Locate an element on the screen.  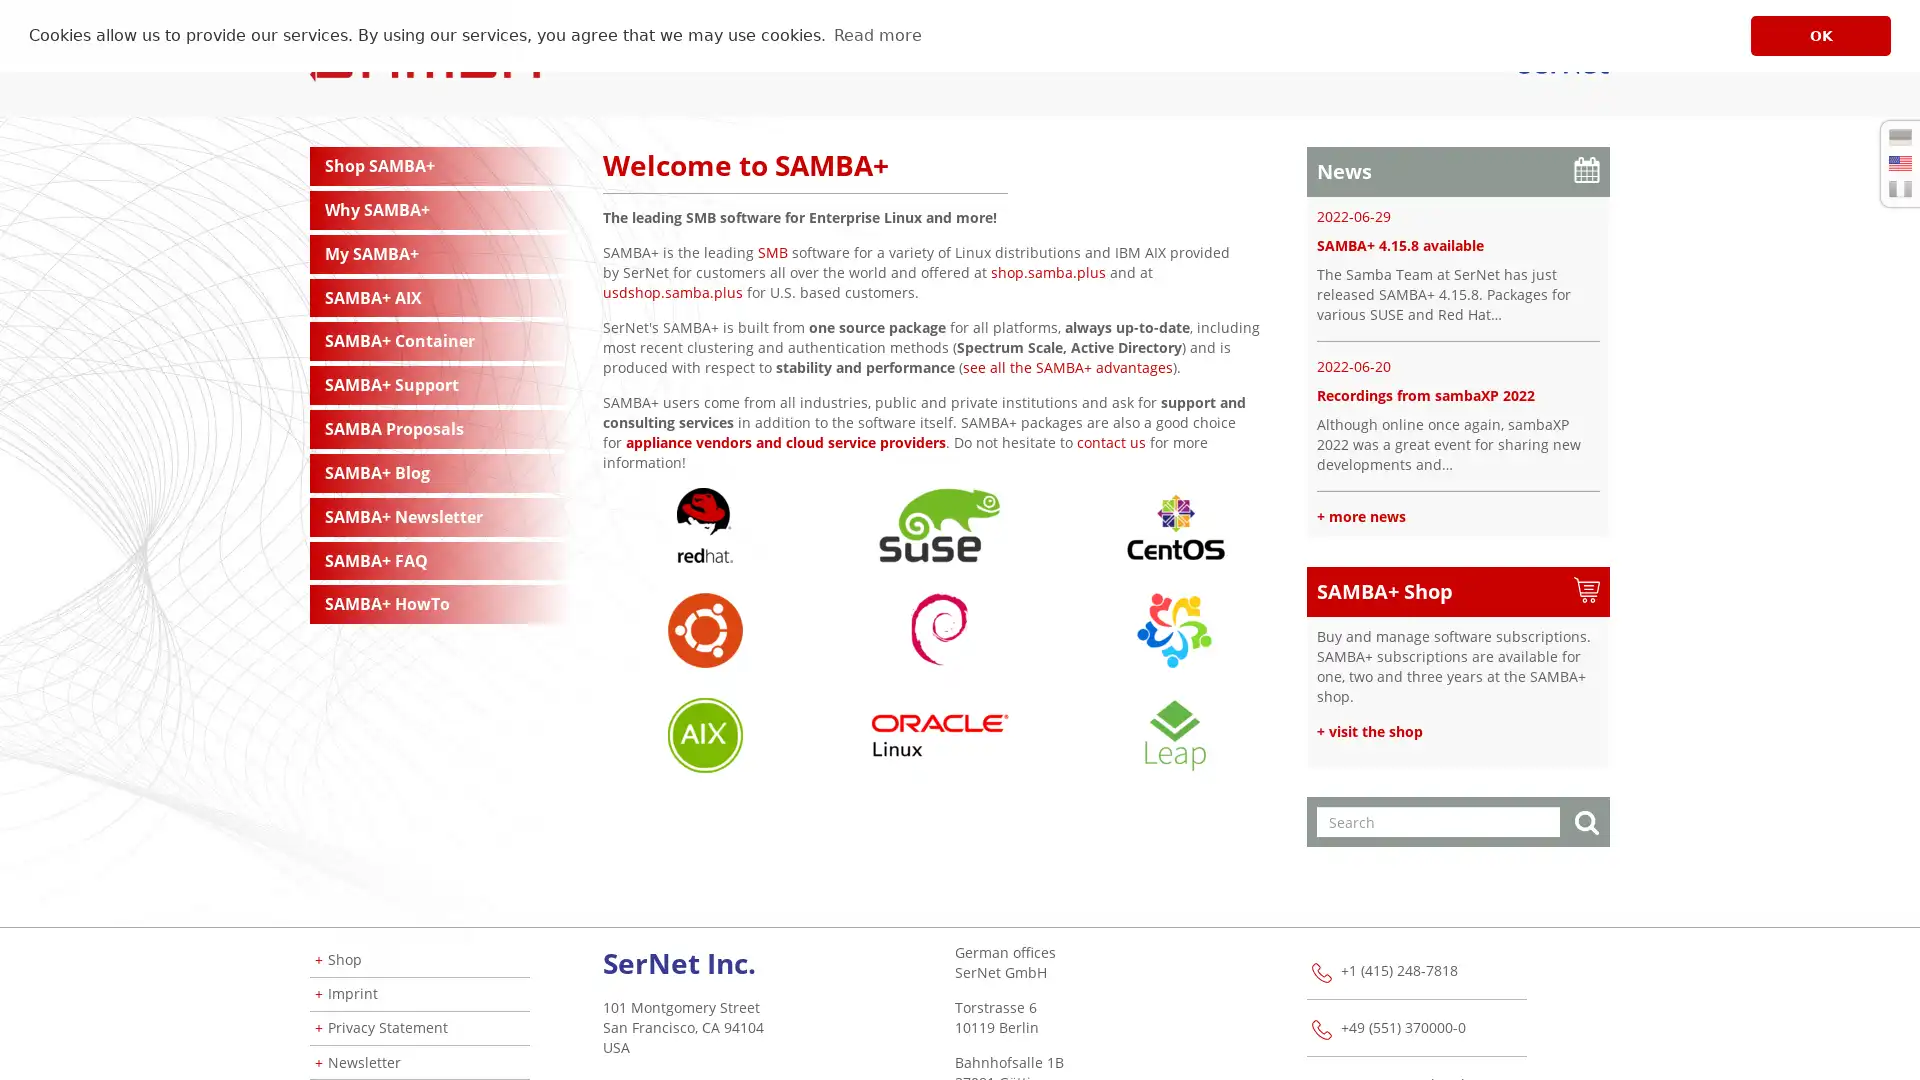
learn more about cookies is located at coordinates (877, 34).